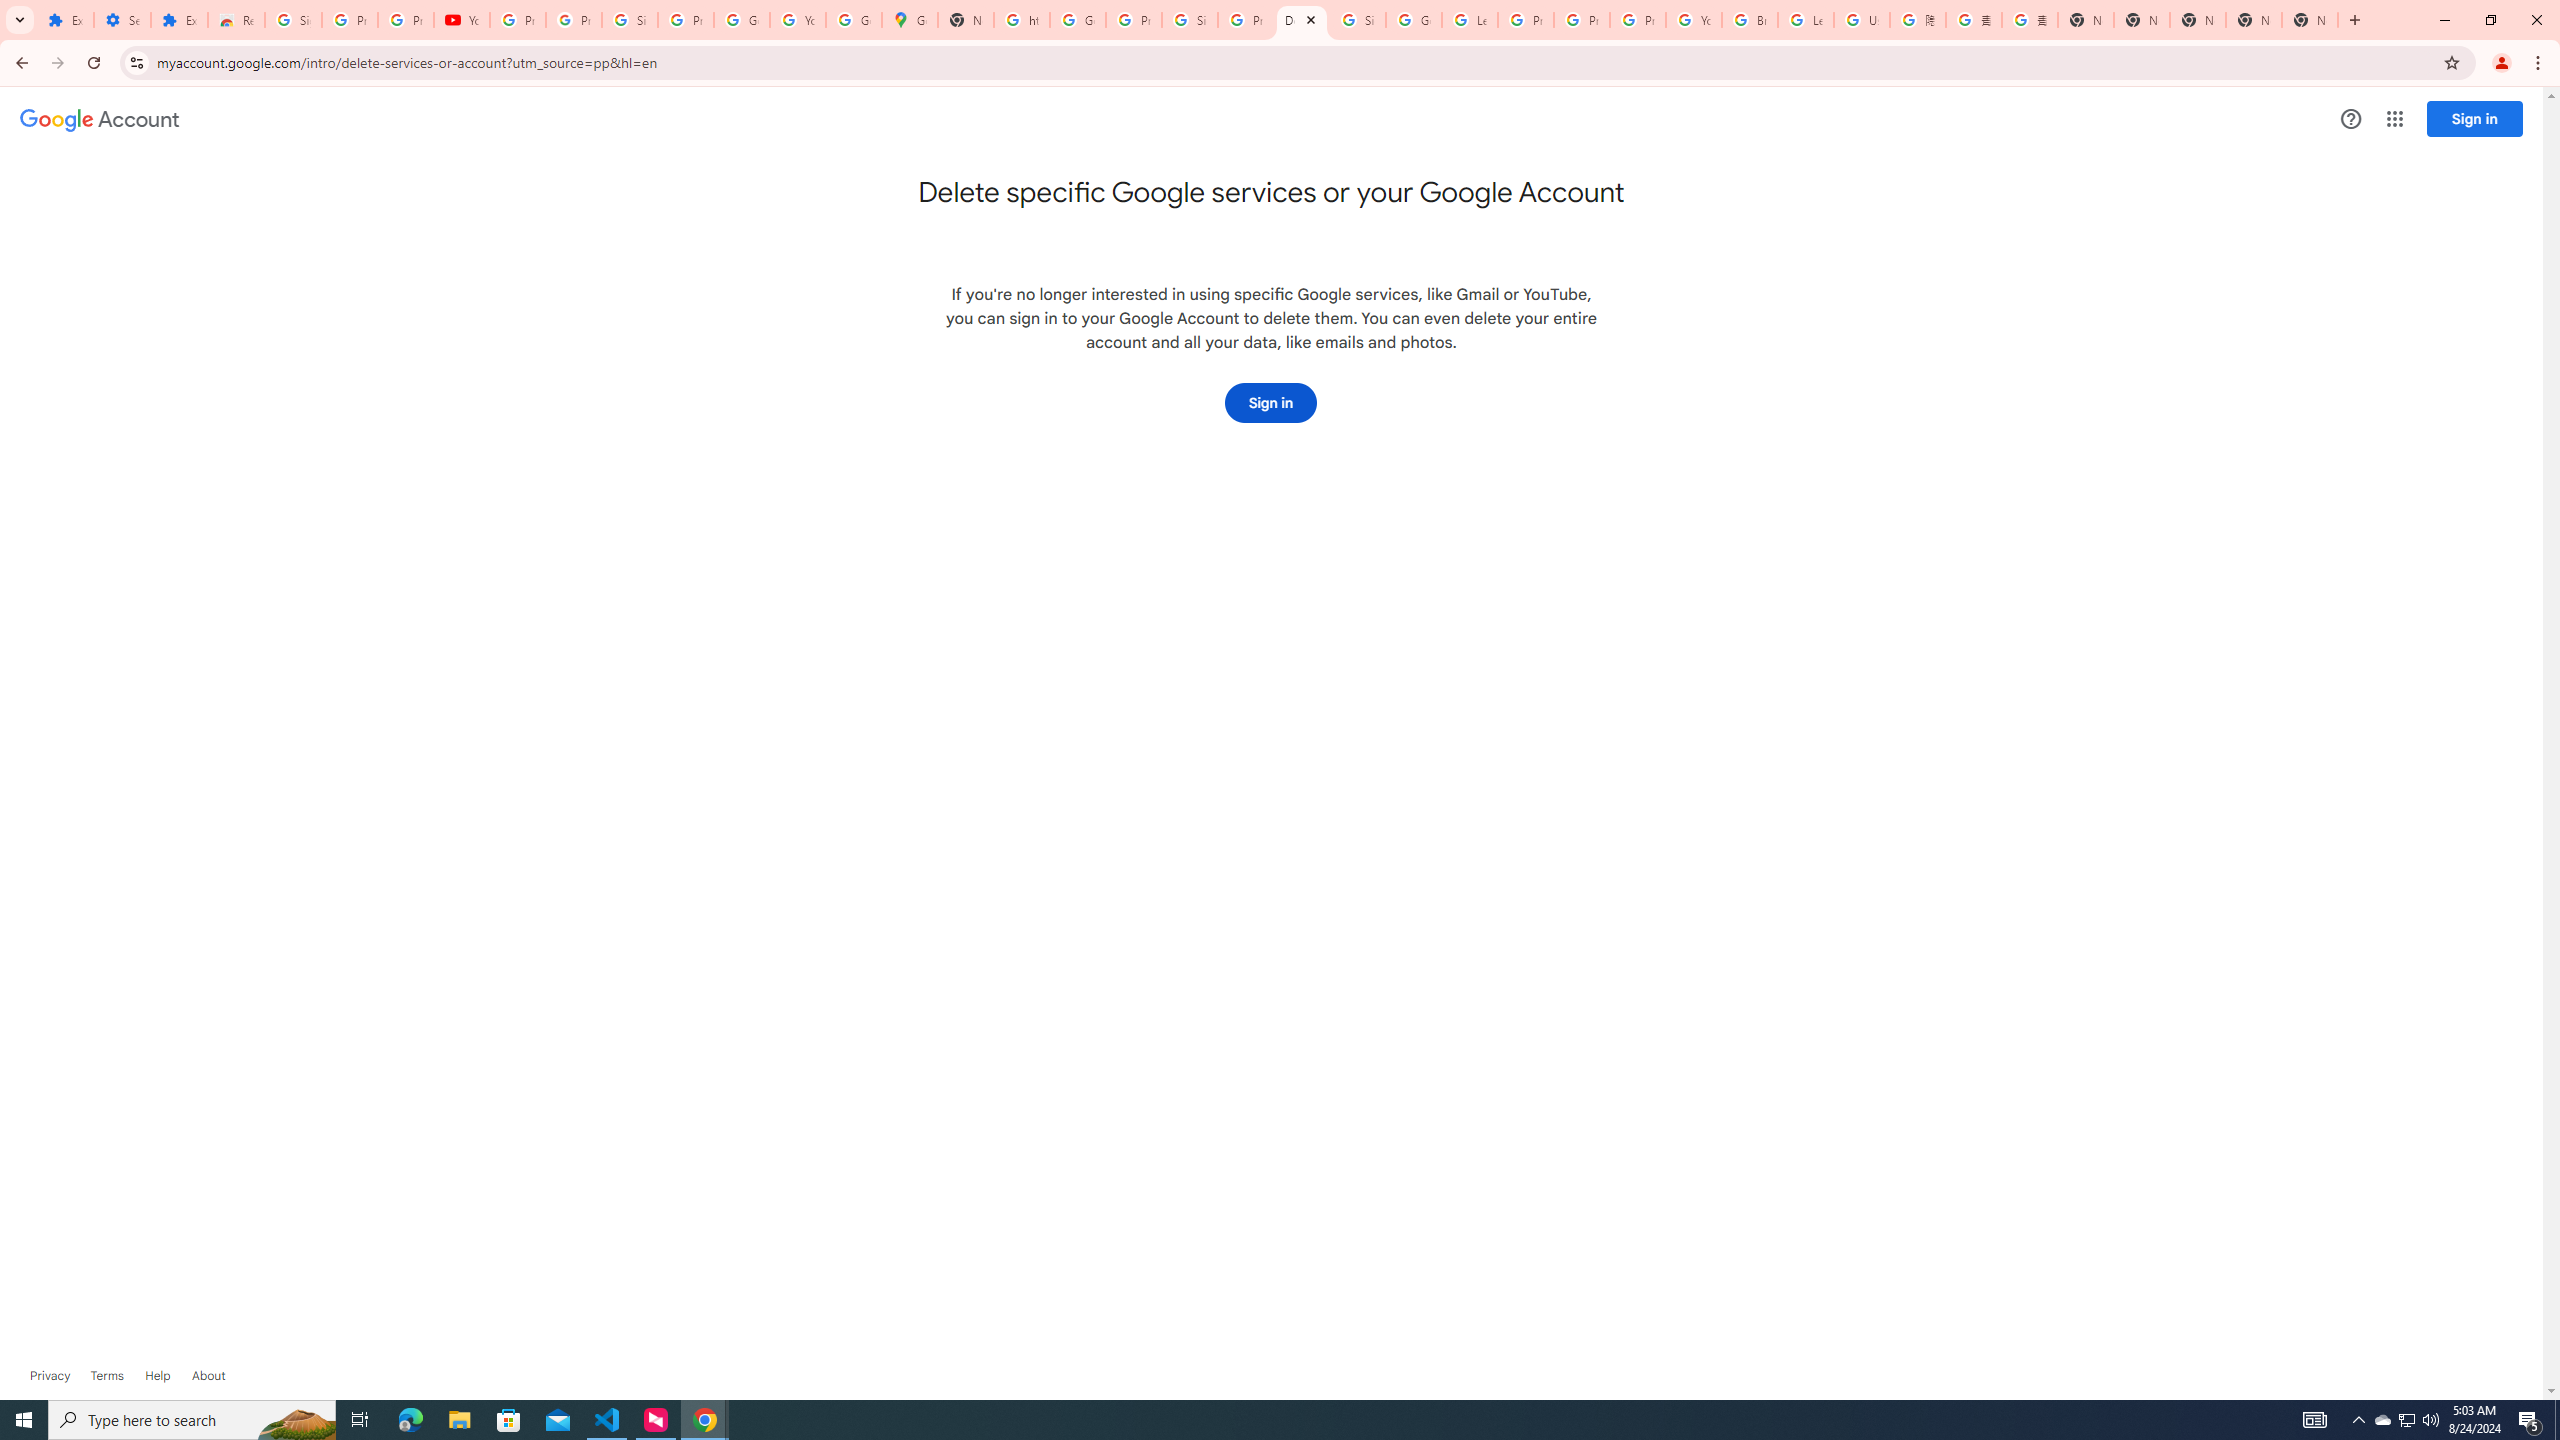 The height and width of the screenshot is (1440, 2560). Describe the element at coordinates (1526, 19) in the screenshot. I see `'Privacy Help Center - Policies Help'` at that location.